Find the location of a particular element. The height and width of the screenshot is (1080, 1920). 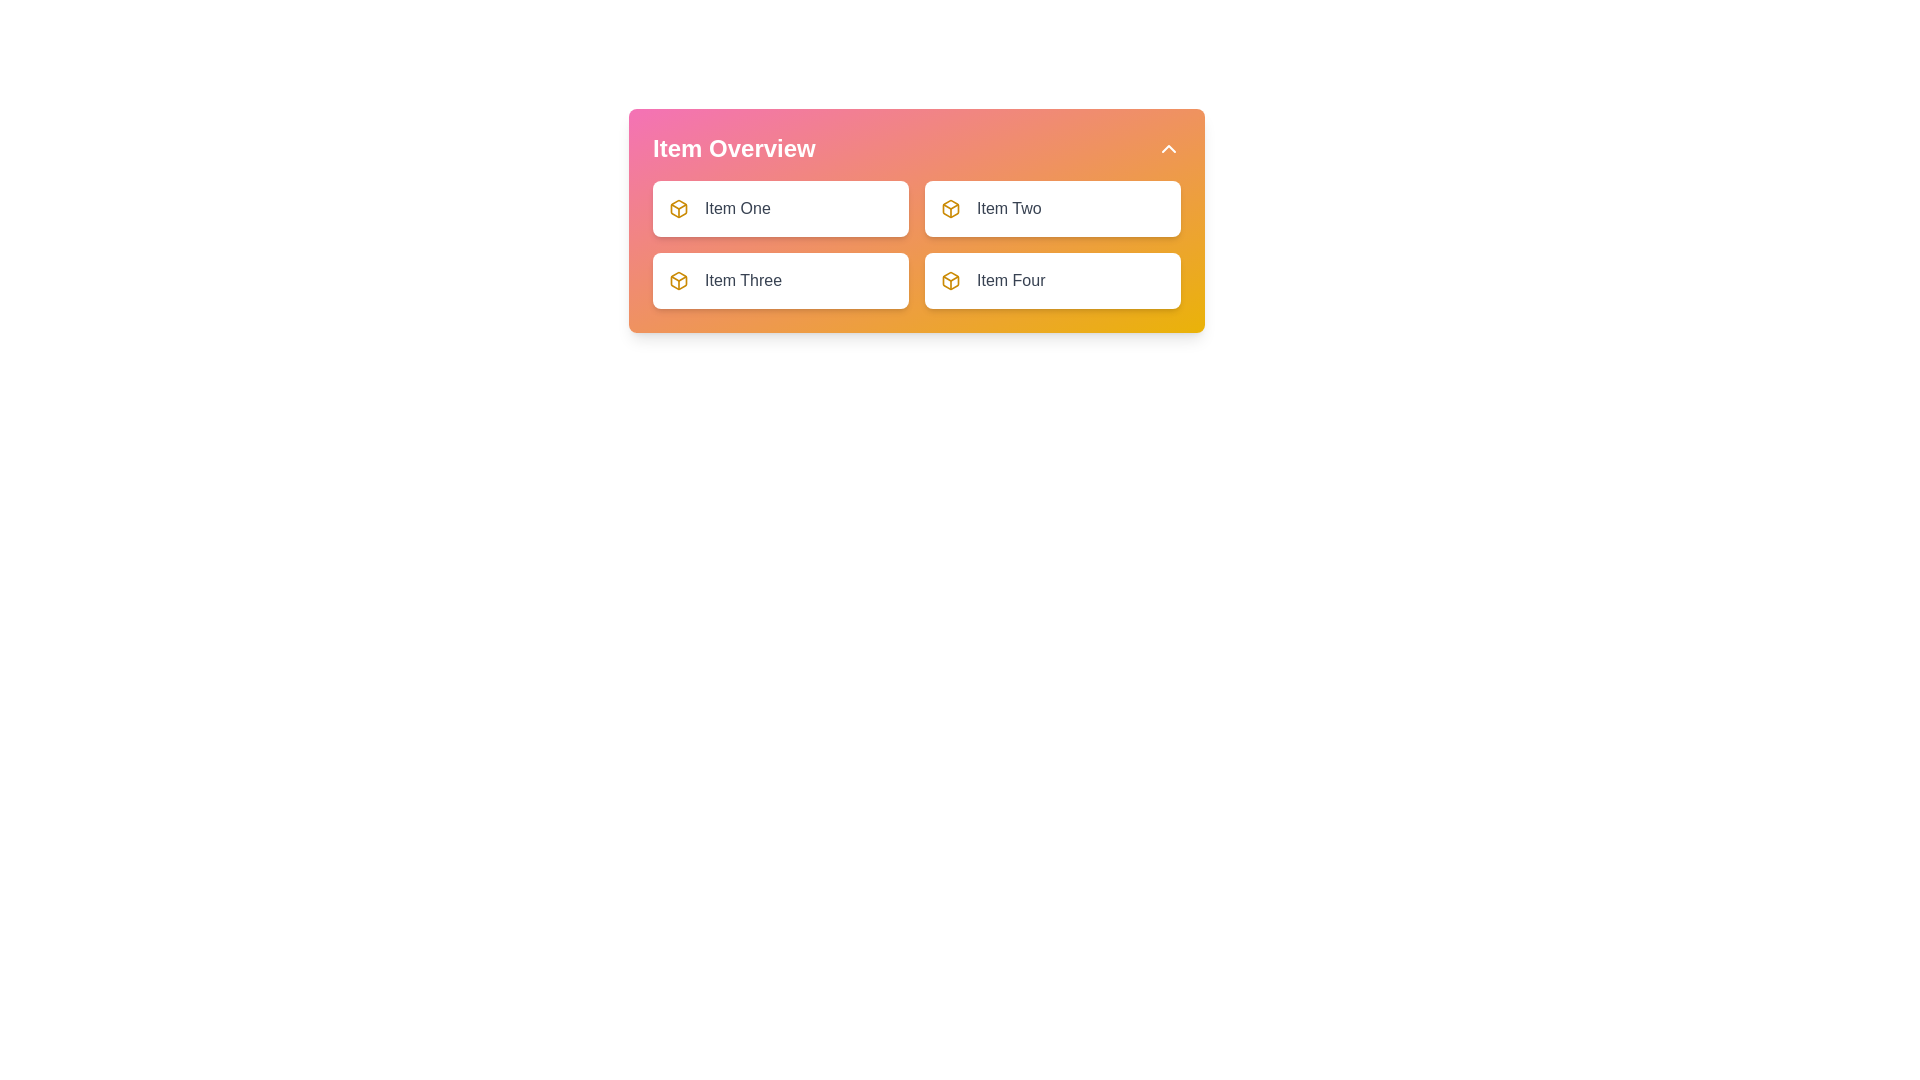

the decorative icon representing a 'box' or enclosure located to the left of the text-label 'Item Three' in the 'Item Overview' section is located at coordinates (678, 281).